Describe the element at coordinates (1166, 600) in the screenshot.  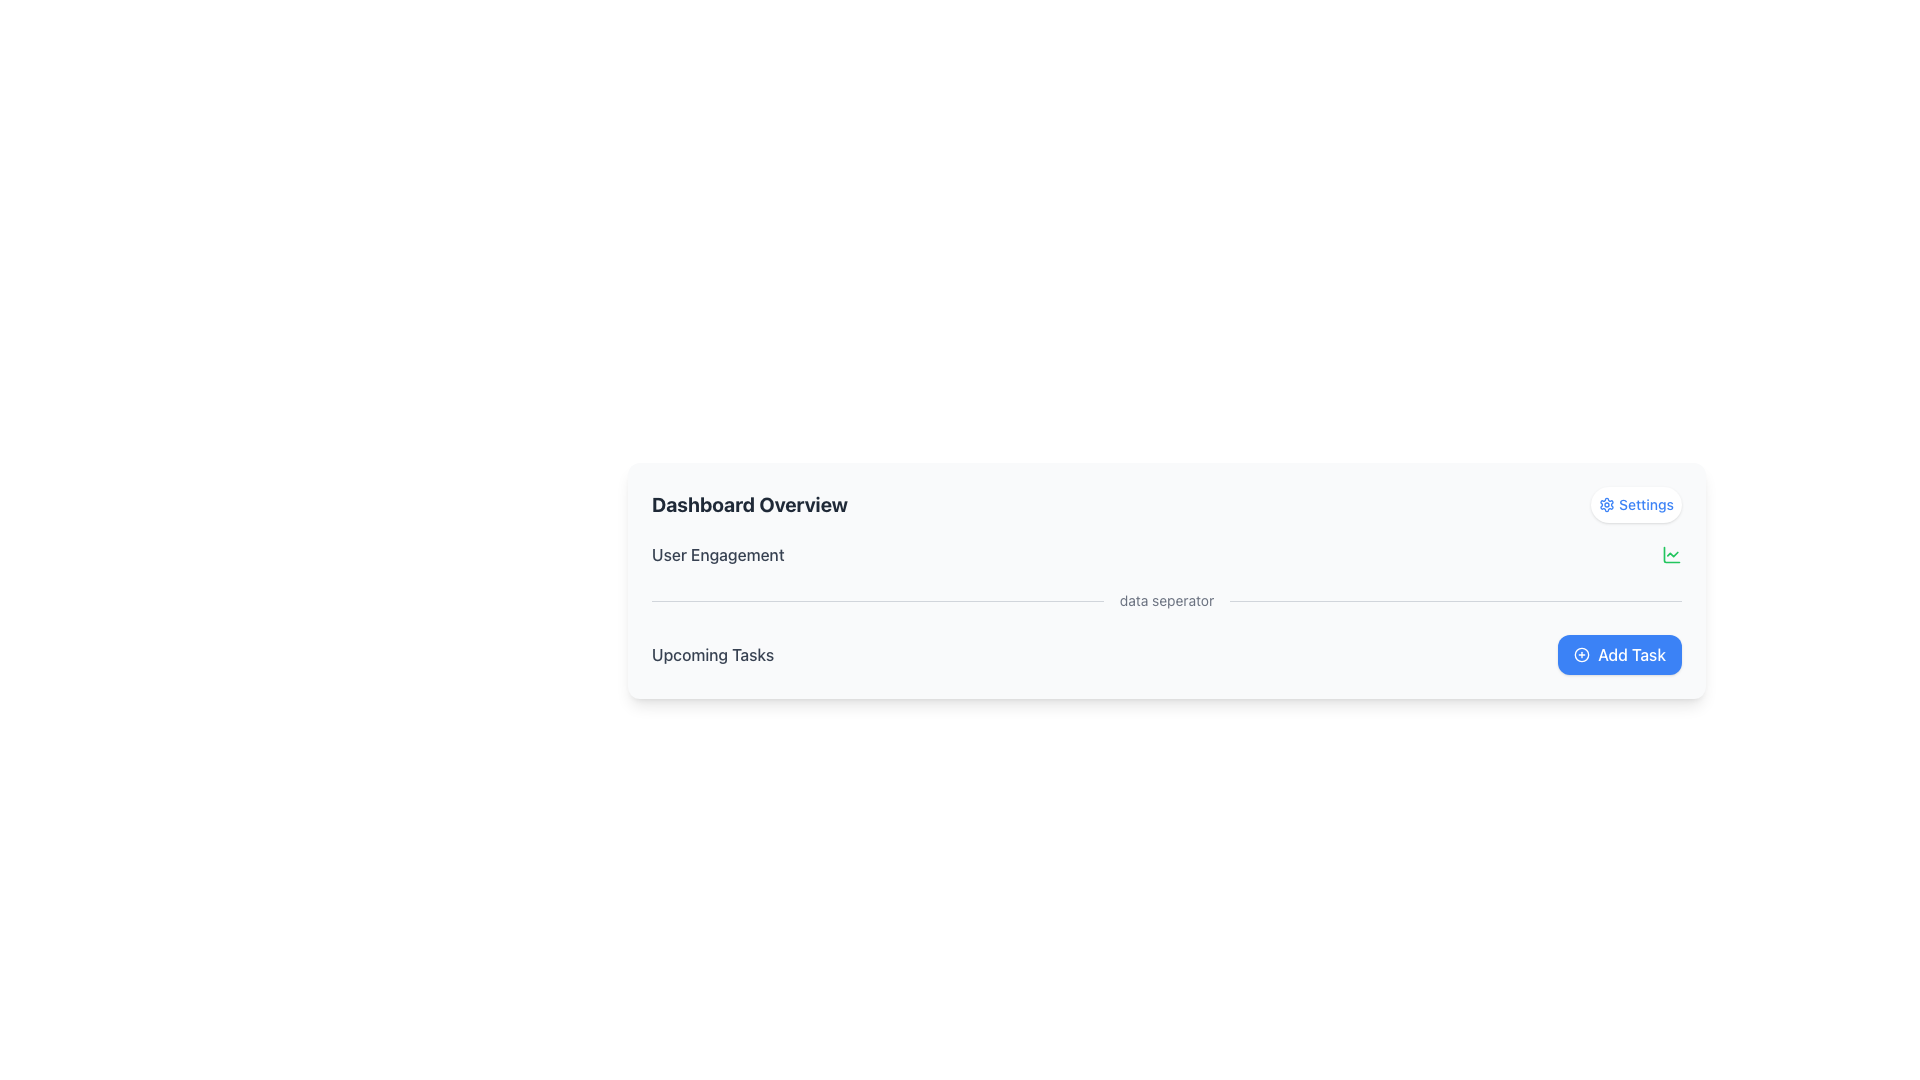
I see `the horizontal separator with the text 'data separator' that is visually distinct and centered between 'User Engagement' and 'Upcoming Tasks'` at that location.